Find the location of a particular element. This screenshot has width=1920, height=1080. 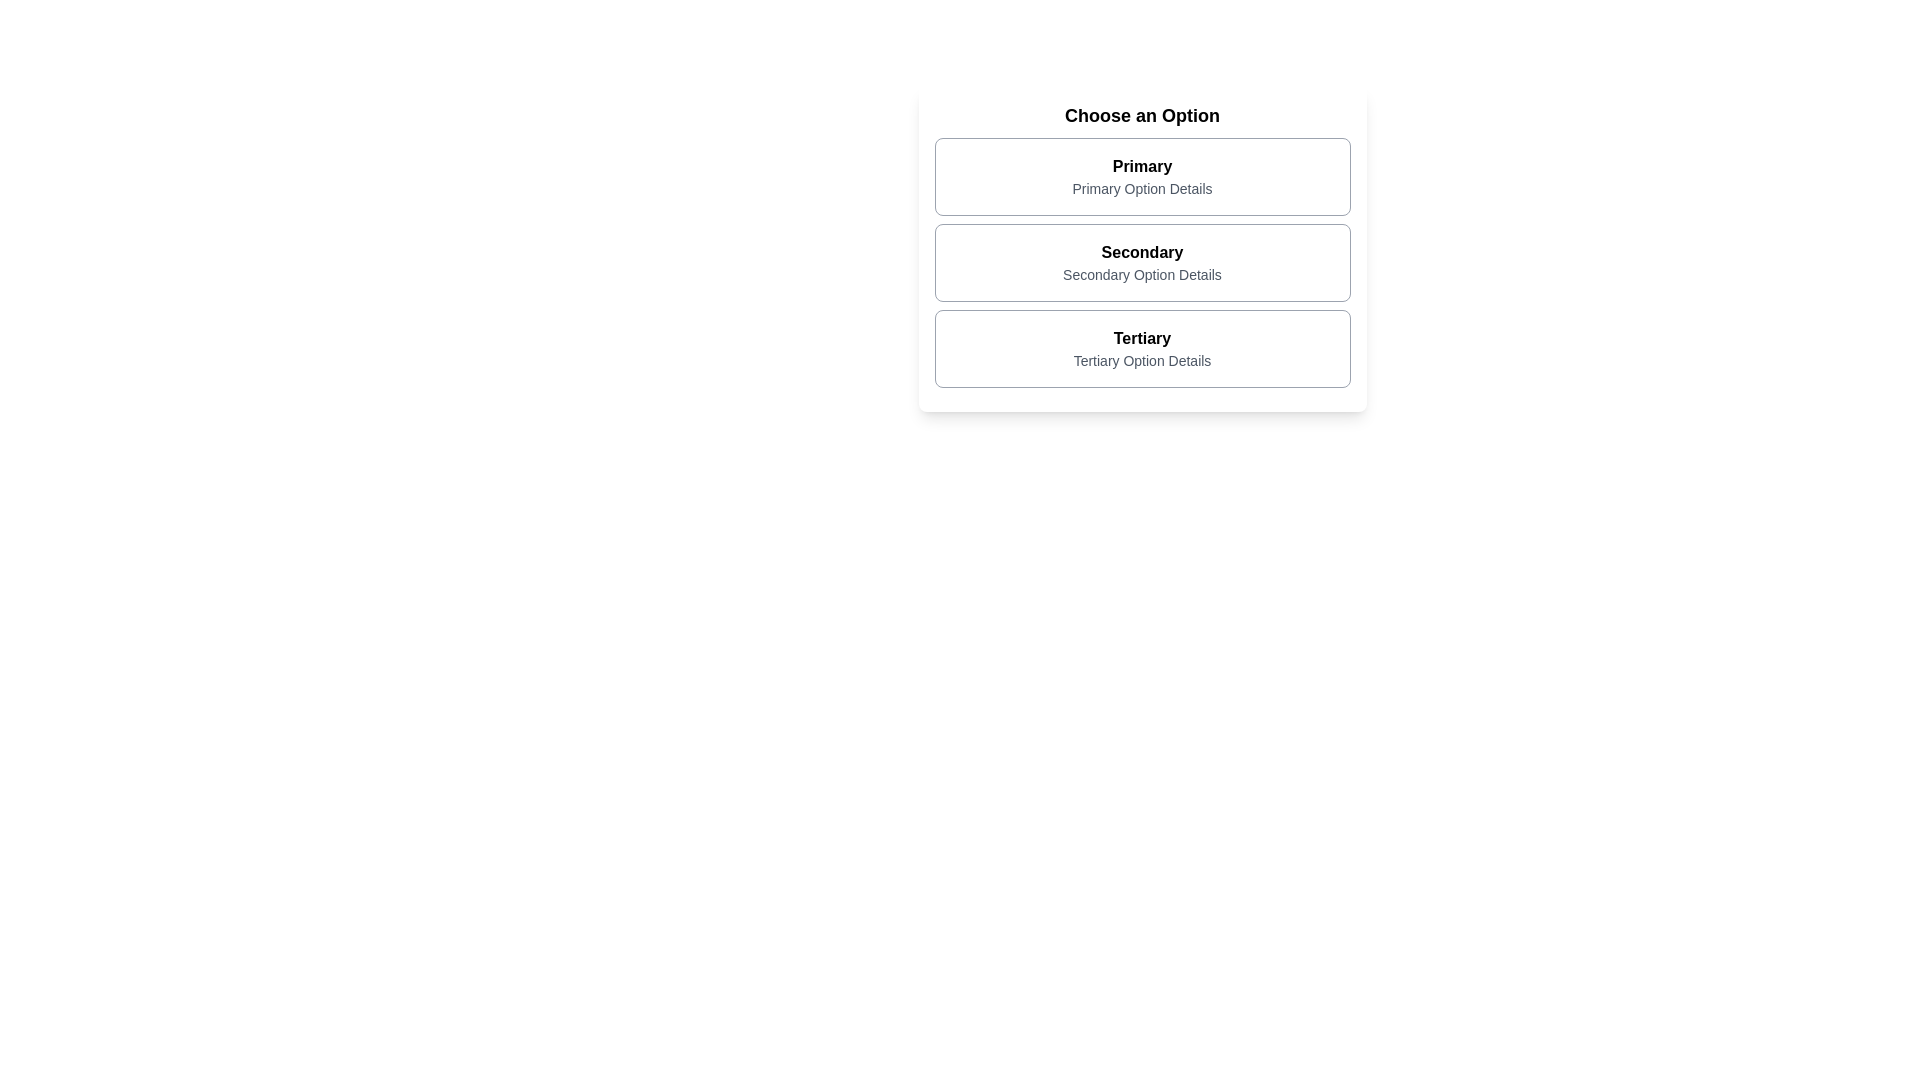

the Text Label that serves as the title for the 'Tertiary' option, which is positioned at the top of the third rectangular list item is located at coordinates (1142, 338).